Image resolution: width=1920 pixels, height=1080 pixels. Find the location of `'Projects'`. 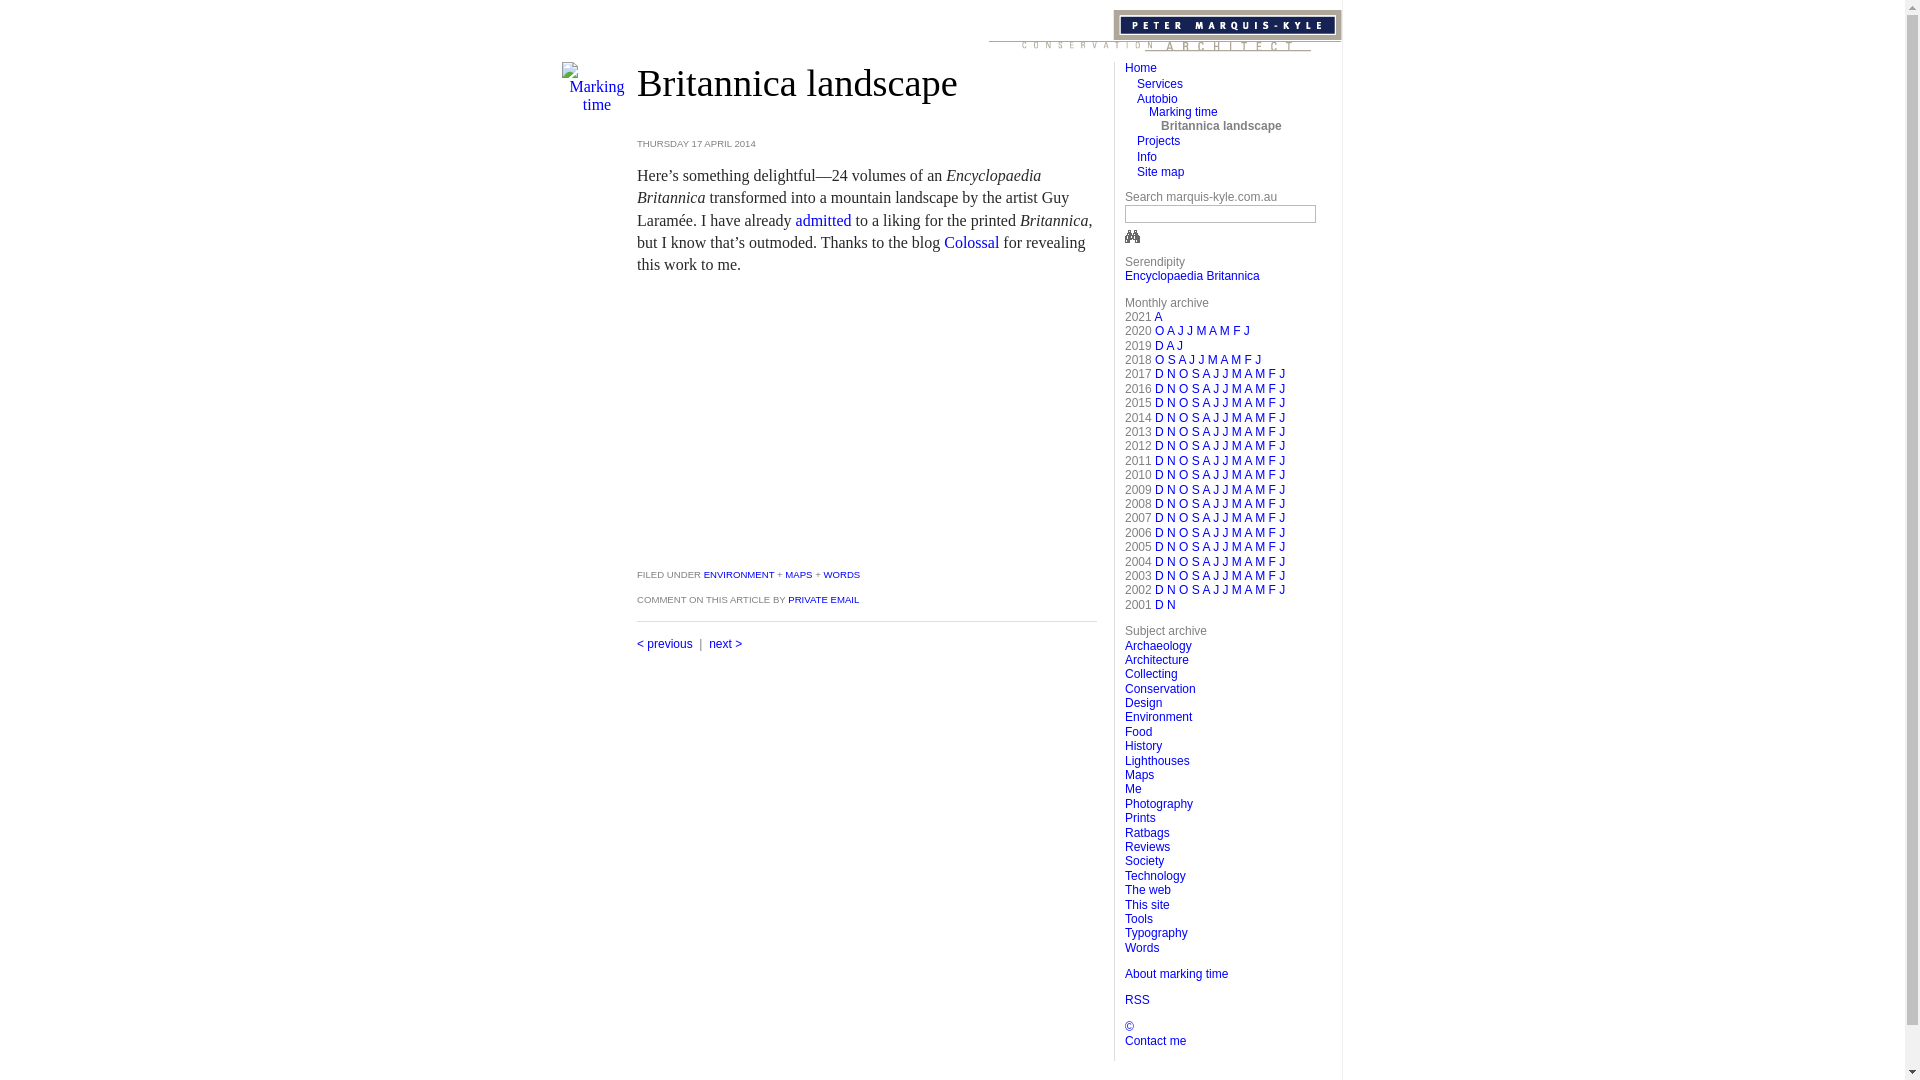

'Projects' is located at coordinates (1158, 140).